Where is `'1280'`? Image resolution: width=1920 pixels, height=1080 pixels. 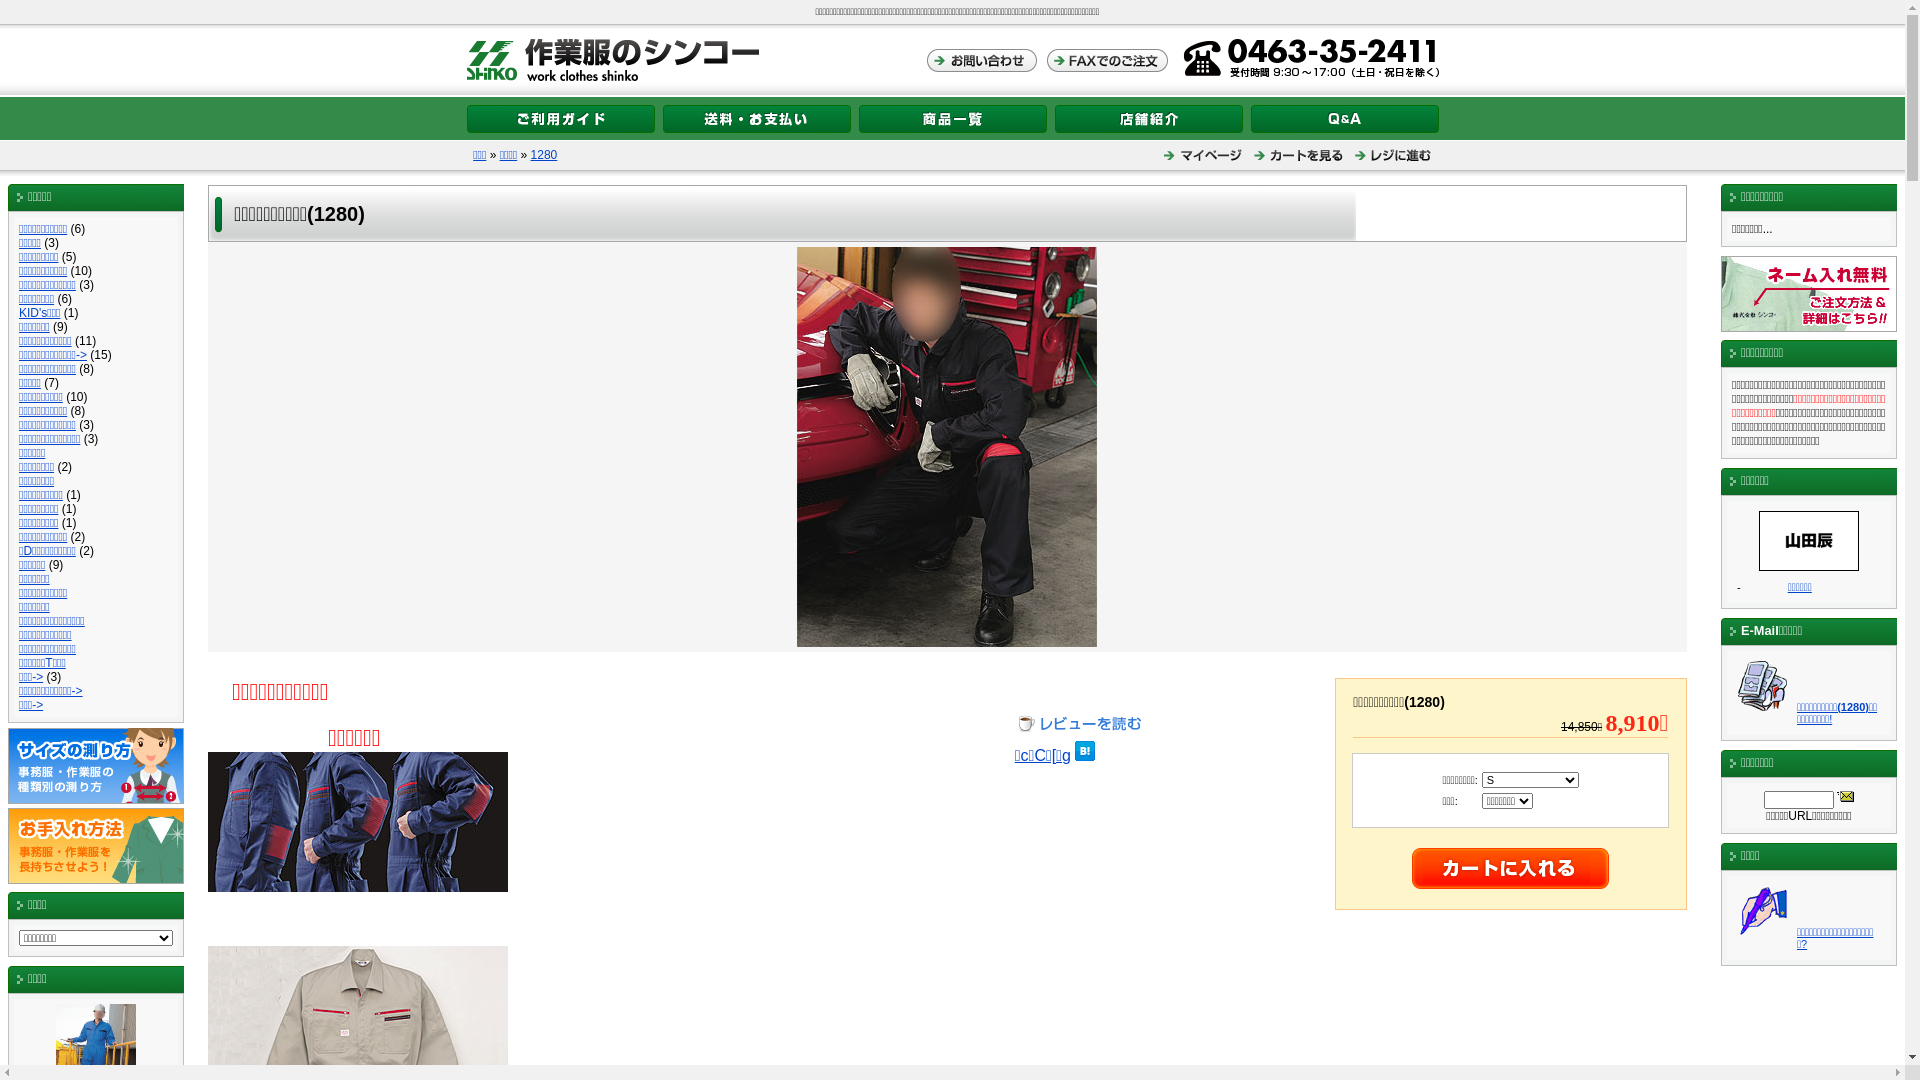
'1280' is located at coordinates (544, 153).